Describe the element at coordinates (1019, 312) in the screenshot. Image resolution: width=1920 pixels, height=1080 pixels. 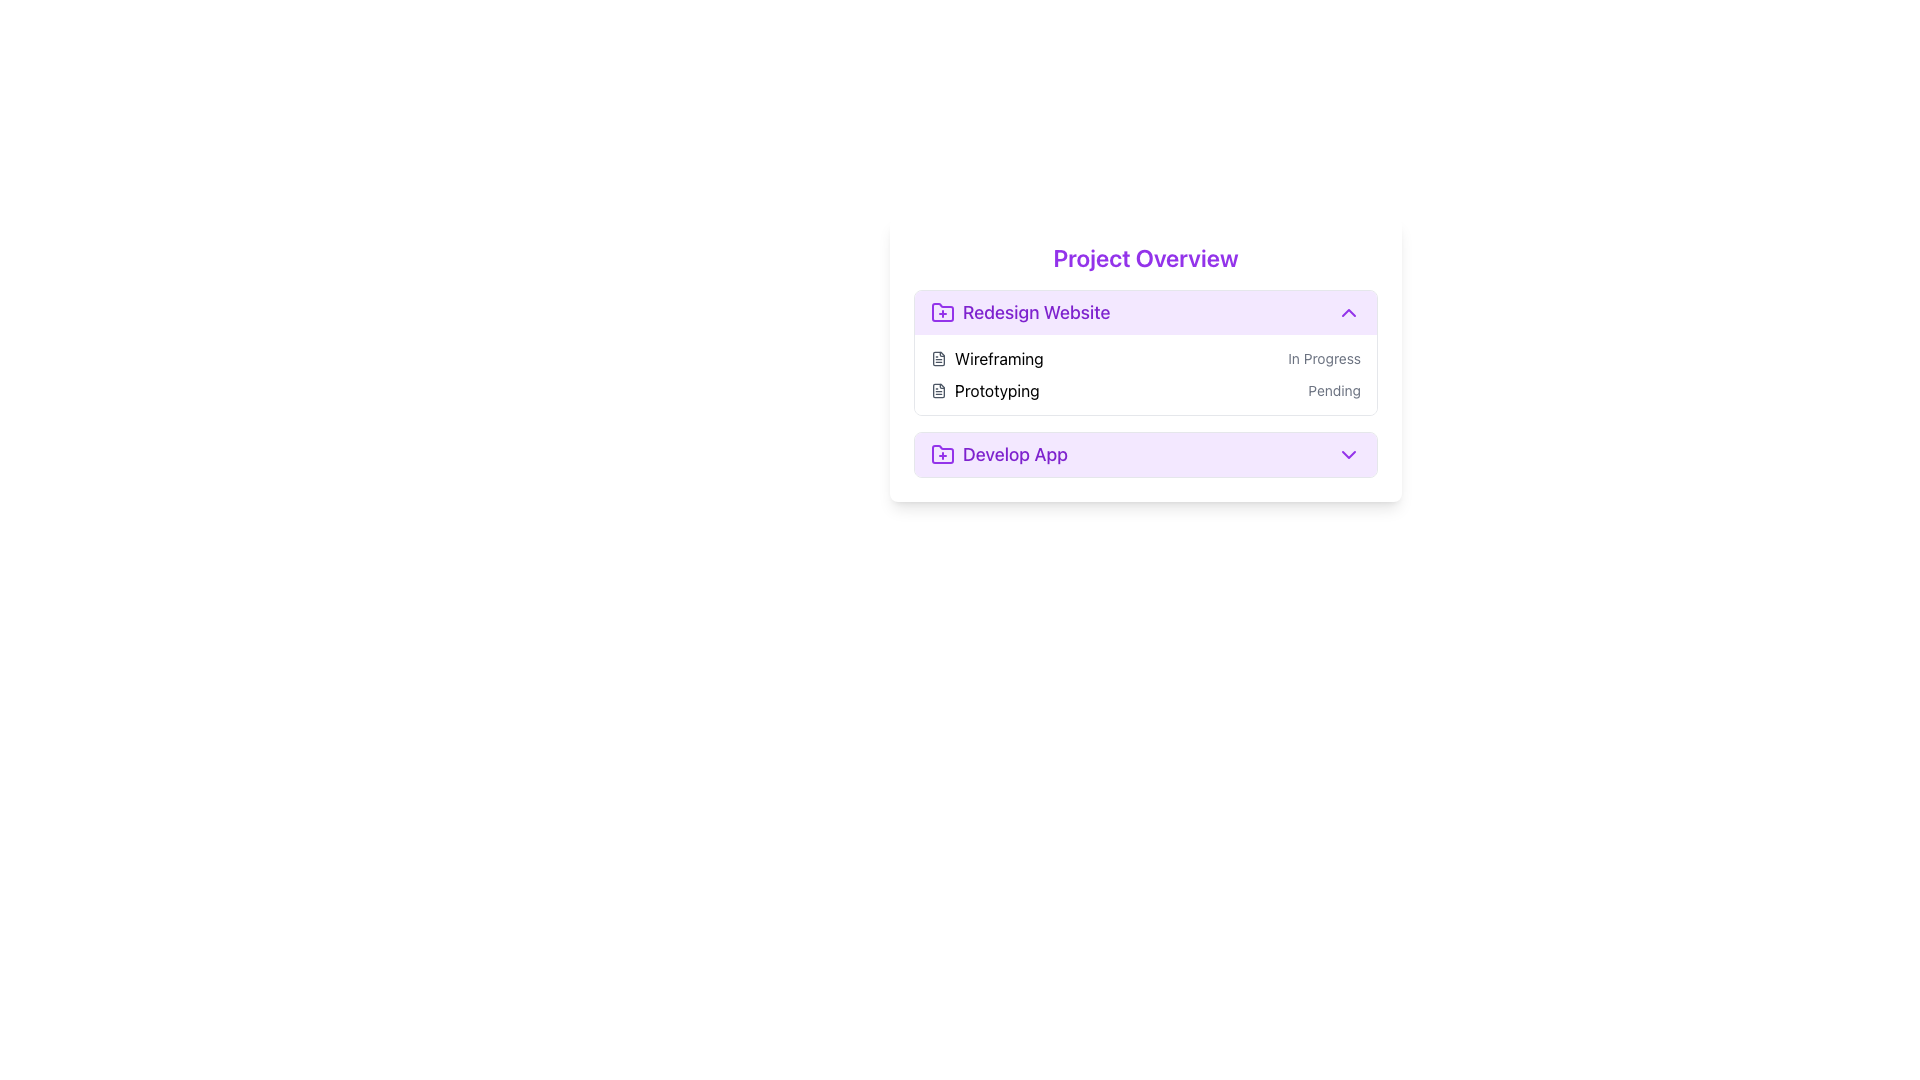
I see `the 'Redesign Website' task label, which features a purple folder icon with a plus sign and bold purple text` at that location.